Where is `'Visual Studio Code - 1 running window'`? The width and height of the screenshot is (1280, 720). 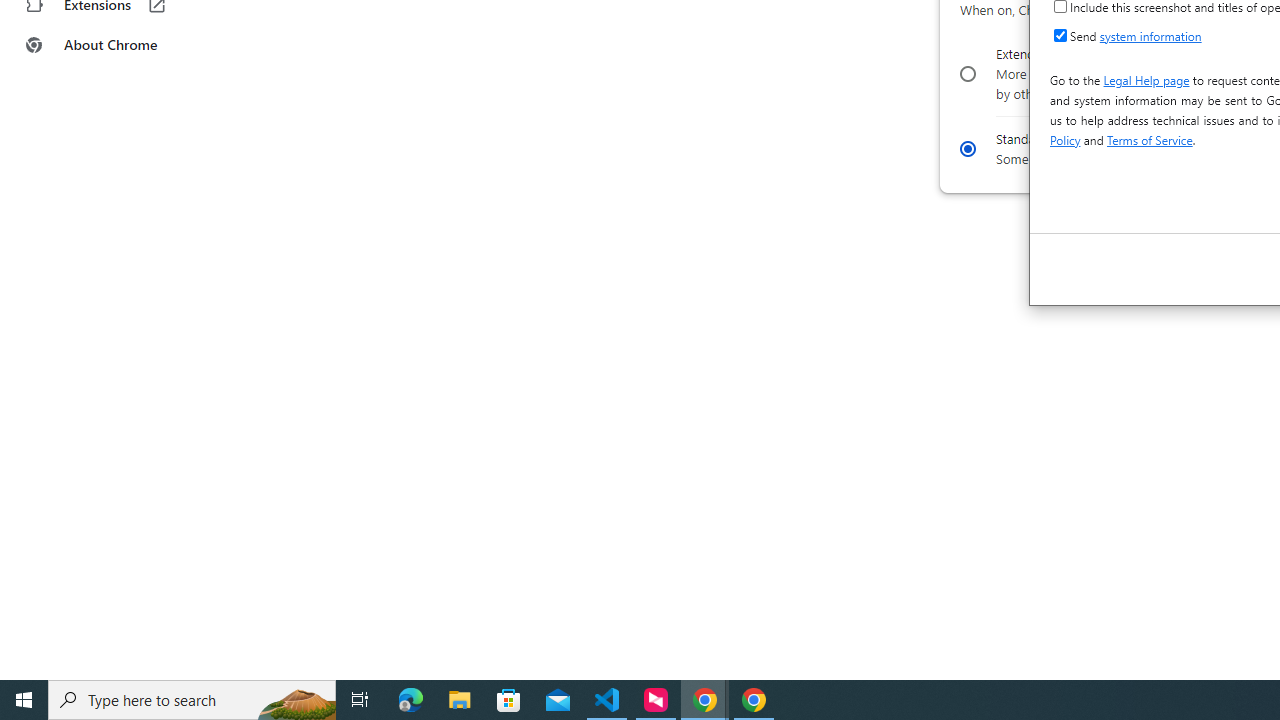 'Visual Studio Code - 1 running window' is located at coordinates (606, 698).